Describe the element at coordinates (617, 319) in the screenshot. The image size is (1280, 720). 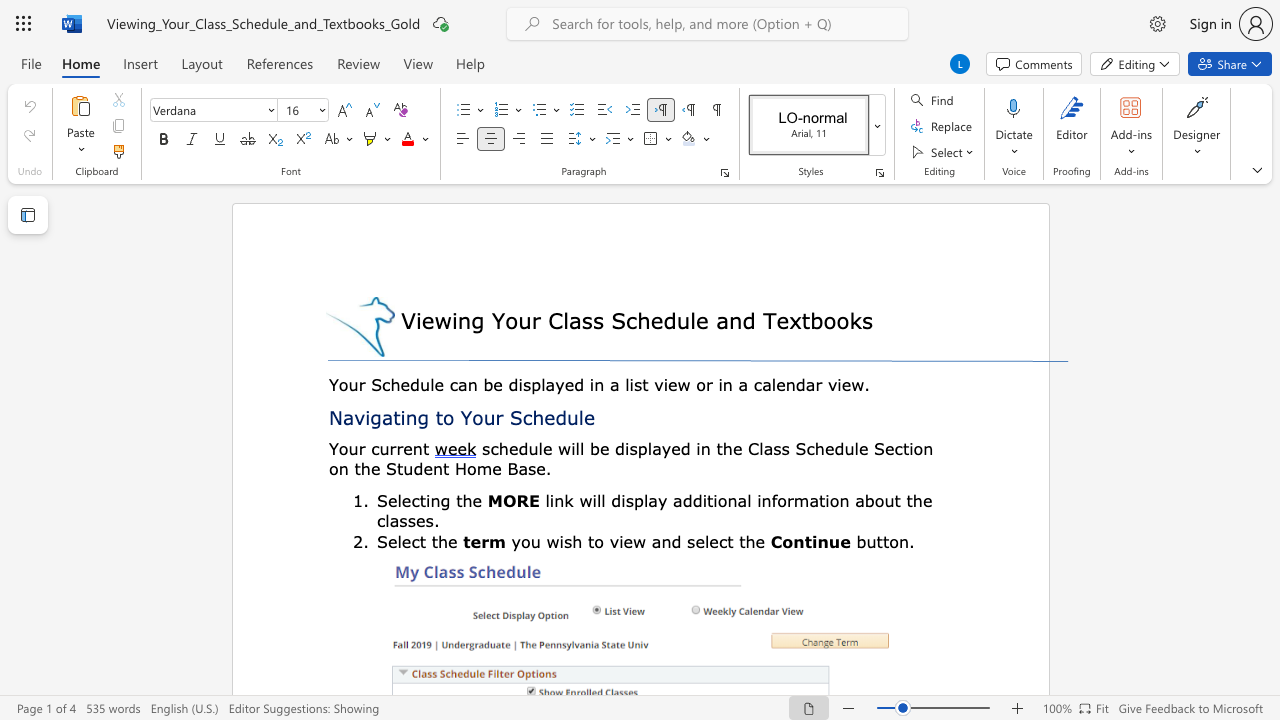
I see `the 1th character "S" in the text` at that location.